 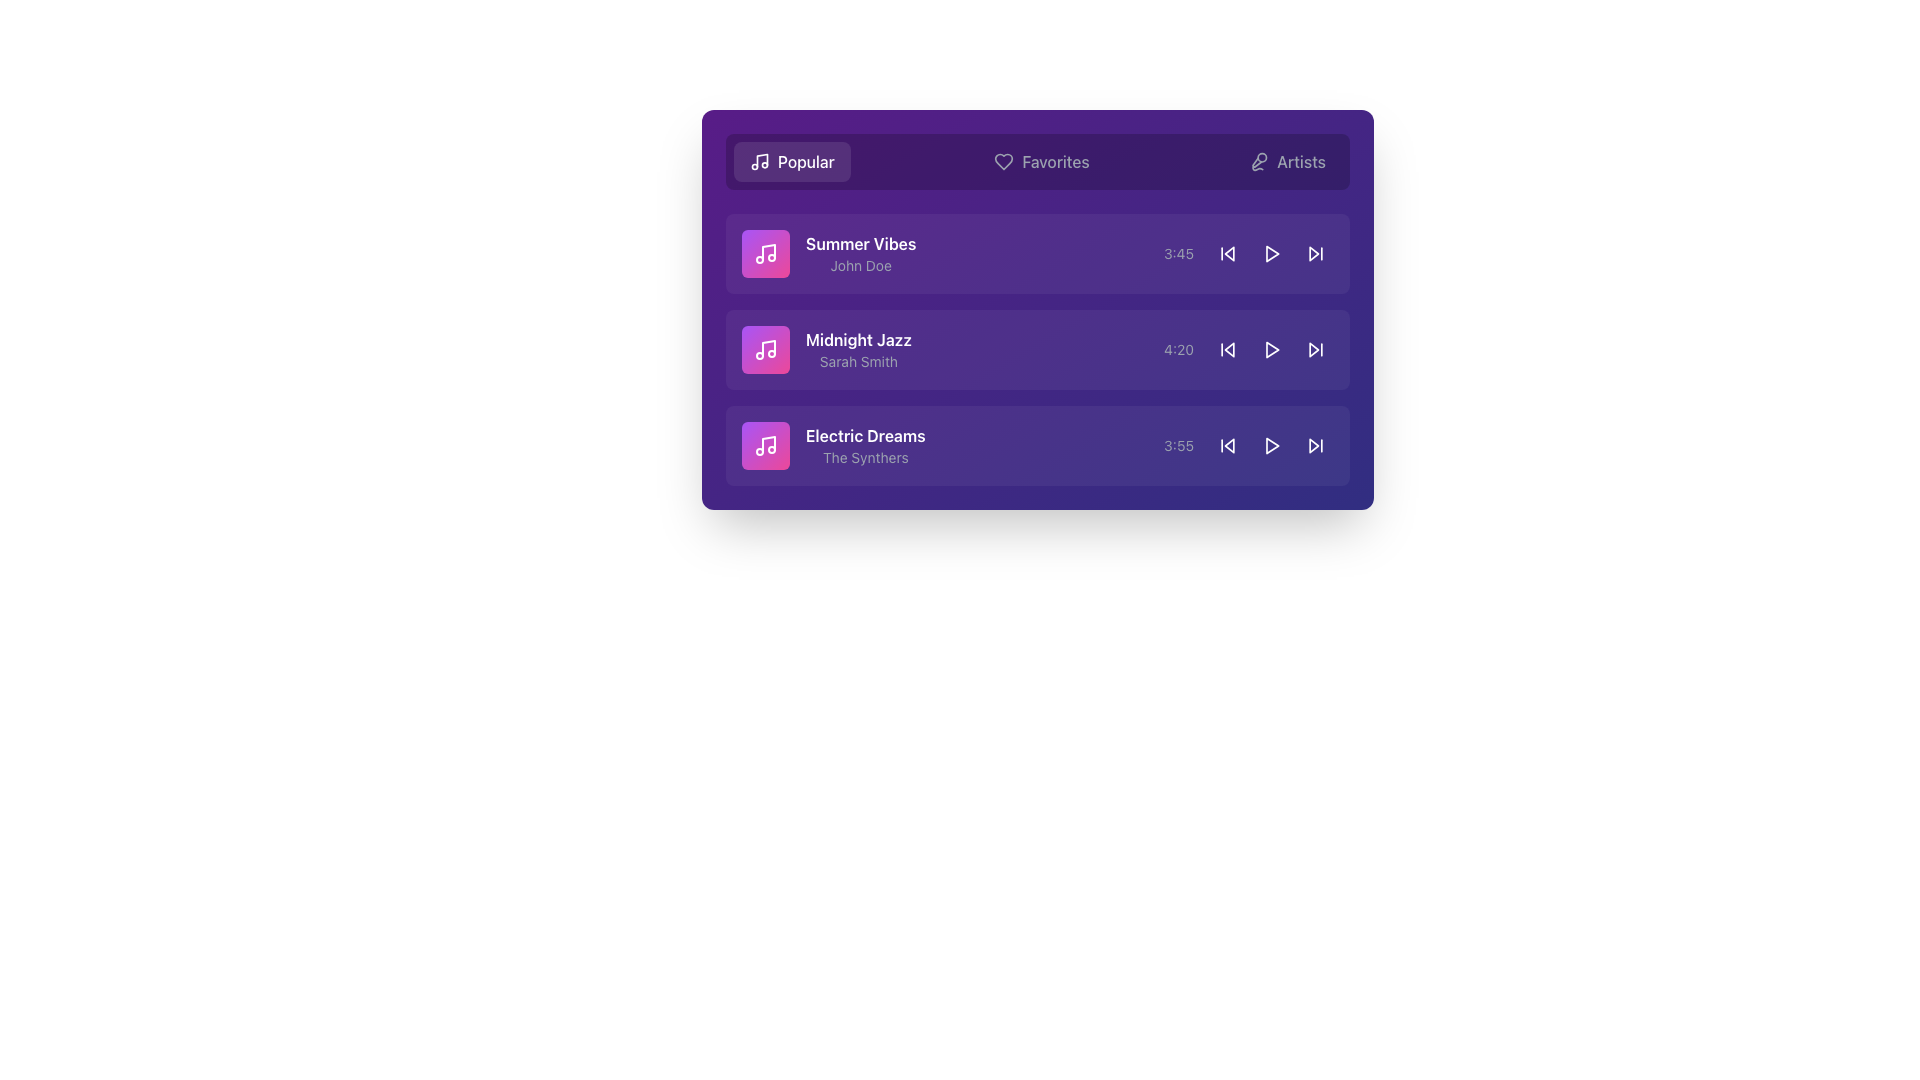 What do you see at coordinates (1314, 445) in the screenshot?
I see `the triangular skip-forward button icon located to the far right of the 'Electric Dreams' song entry in the playlist interface` at bounding box center [1314, 445].